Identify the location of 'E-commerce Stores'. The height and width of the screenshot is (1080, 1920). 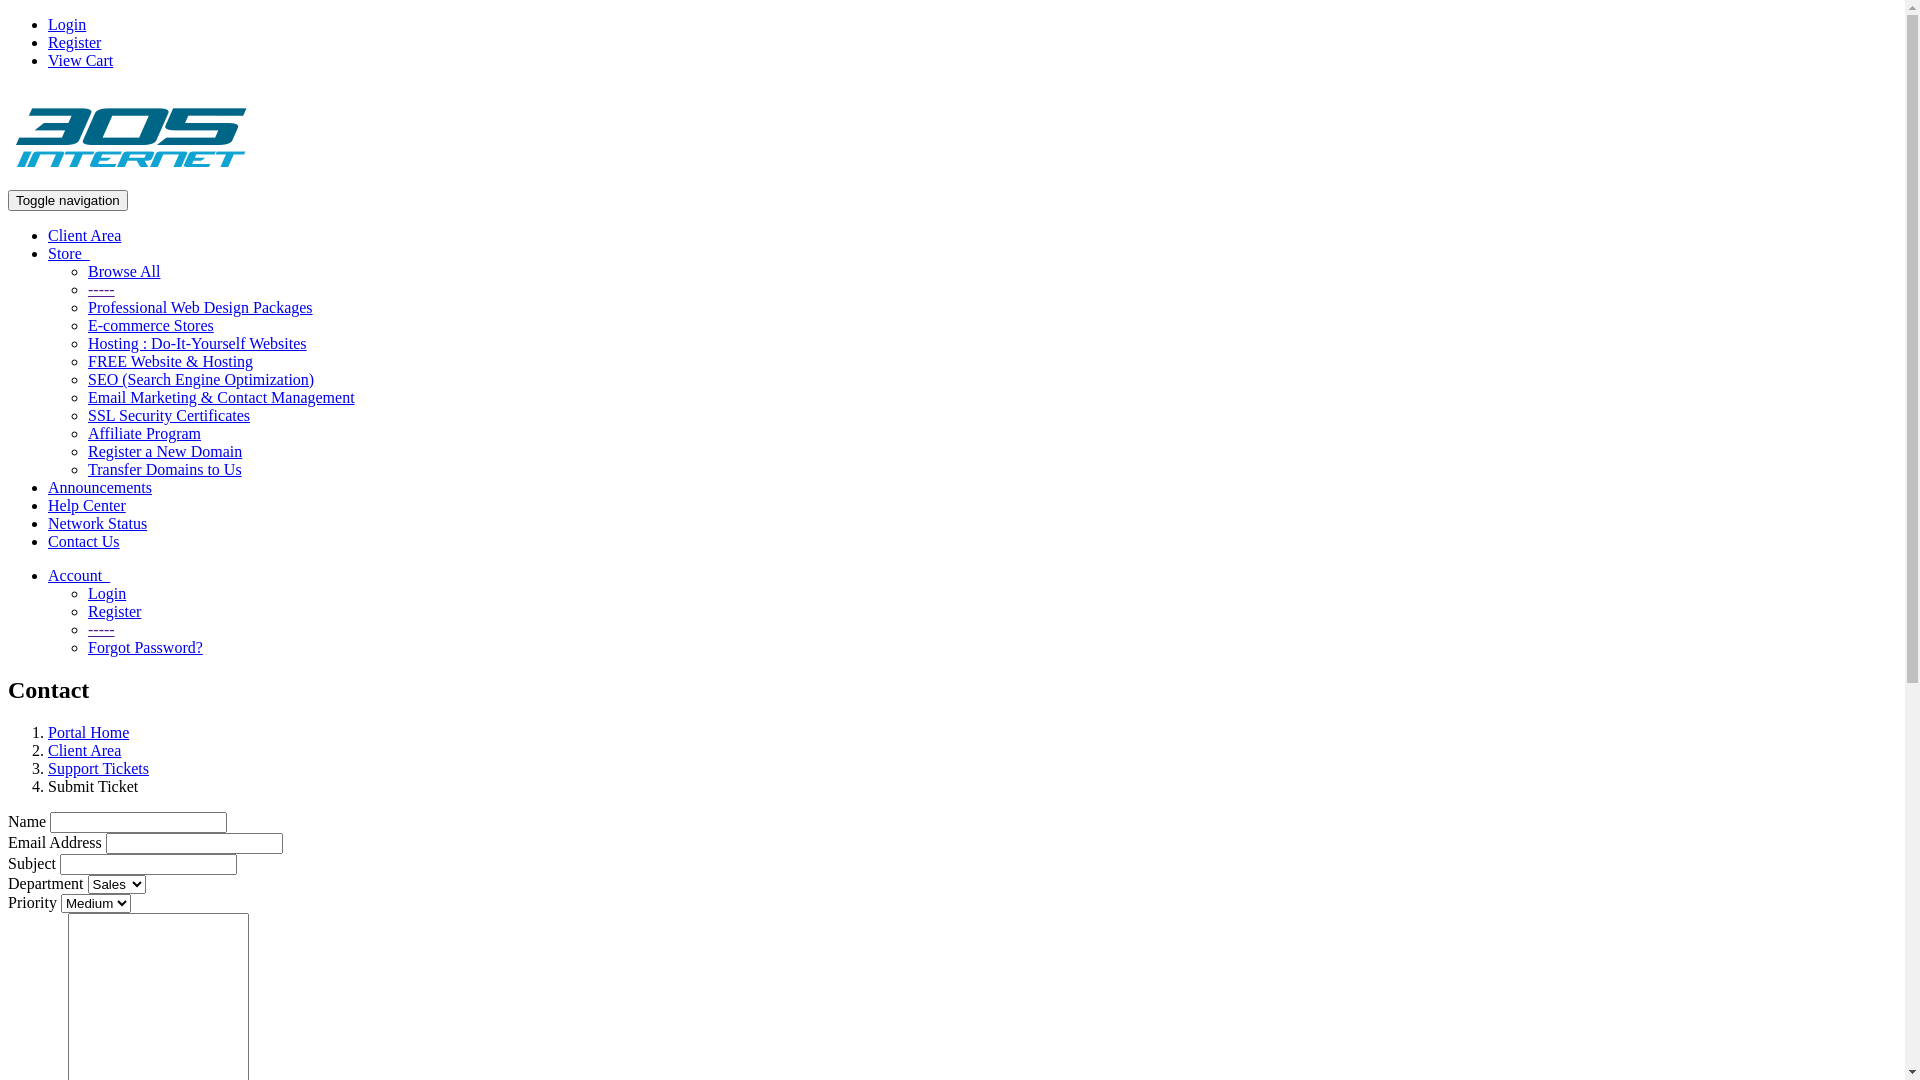
(149, 324).